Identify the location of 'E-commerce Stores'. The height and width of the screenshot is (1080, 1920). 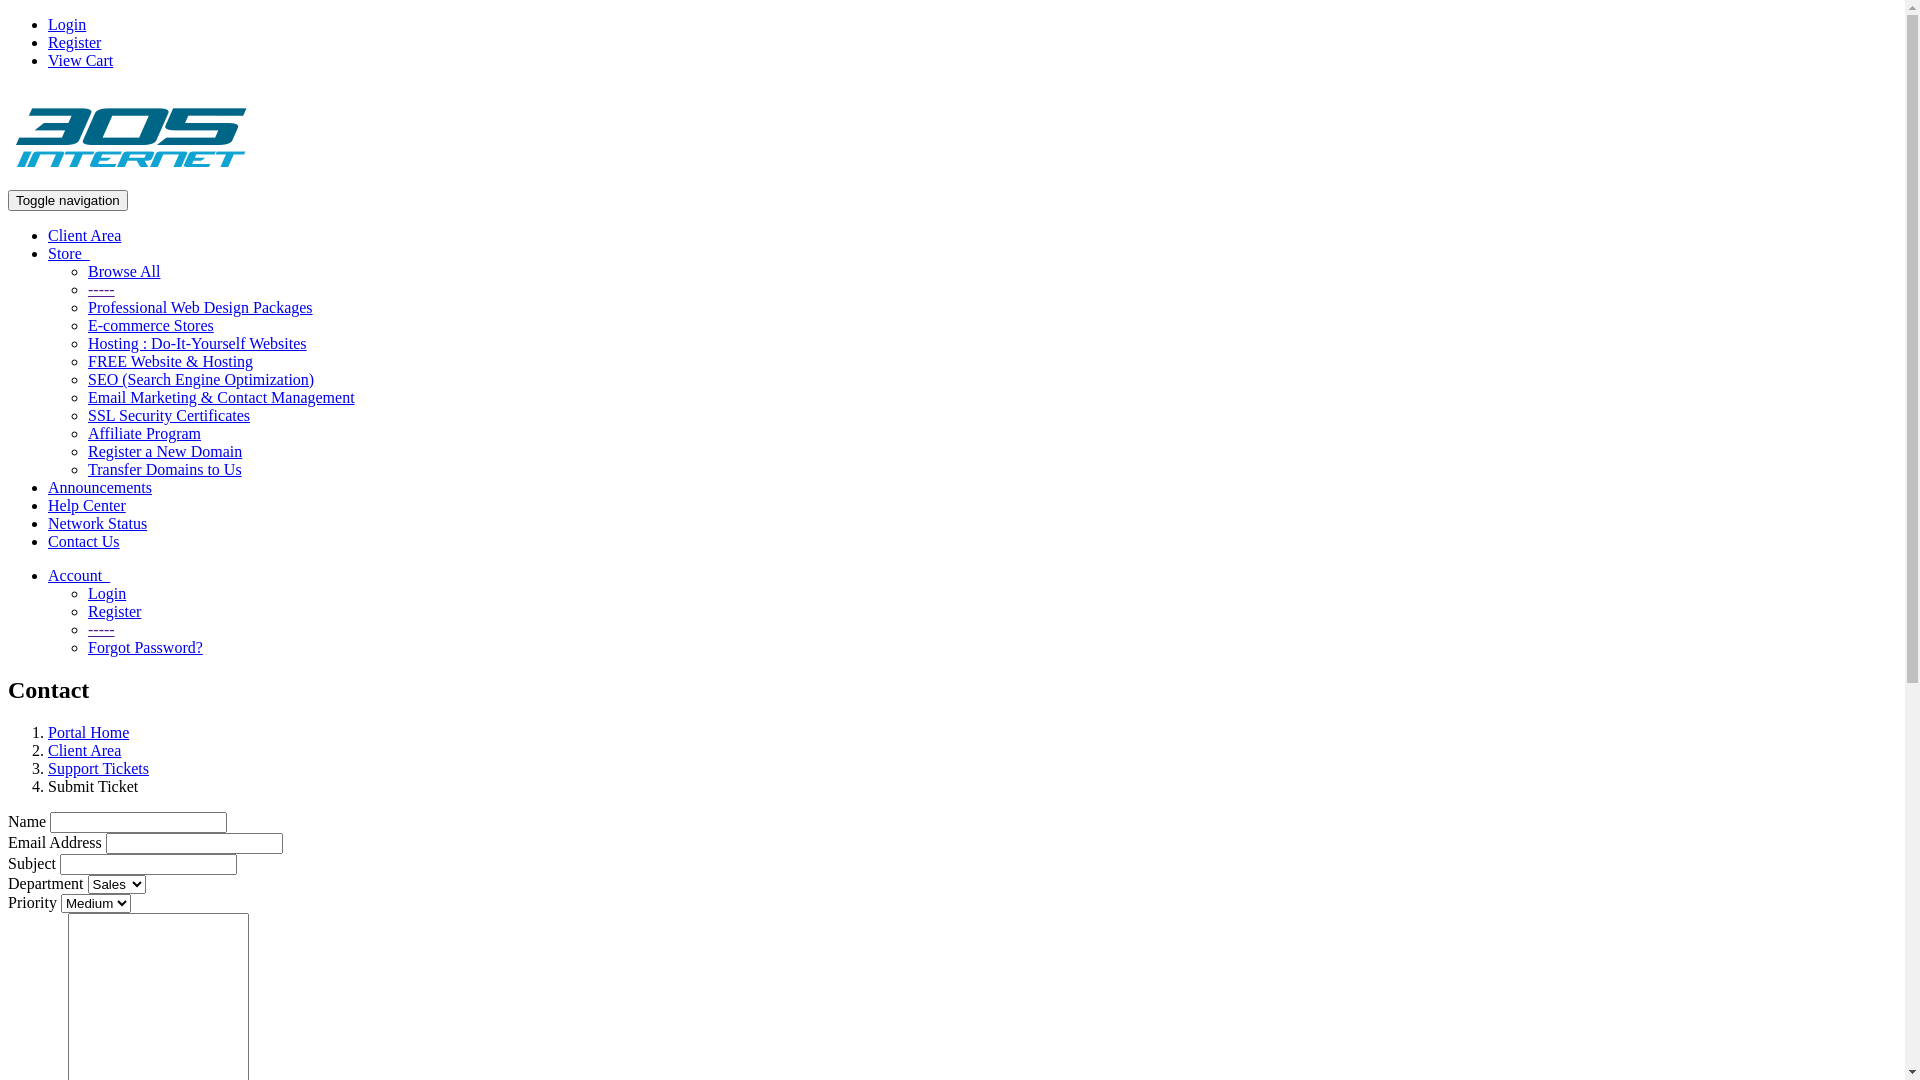
(149, 324).